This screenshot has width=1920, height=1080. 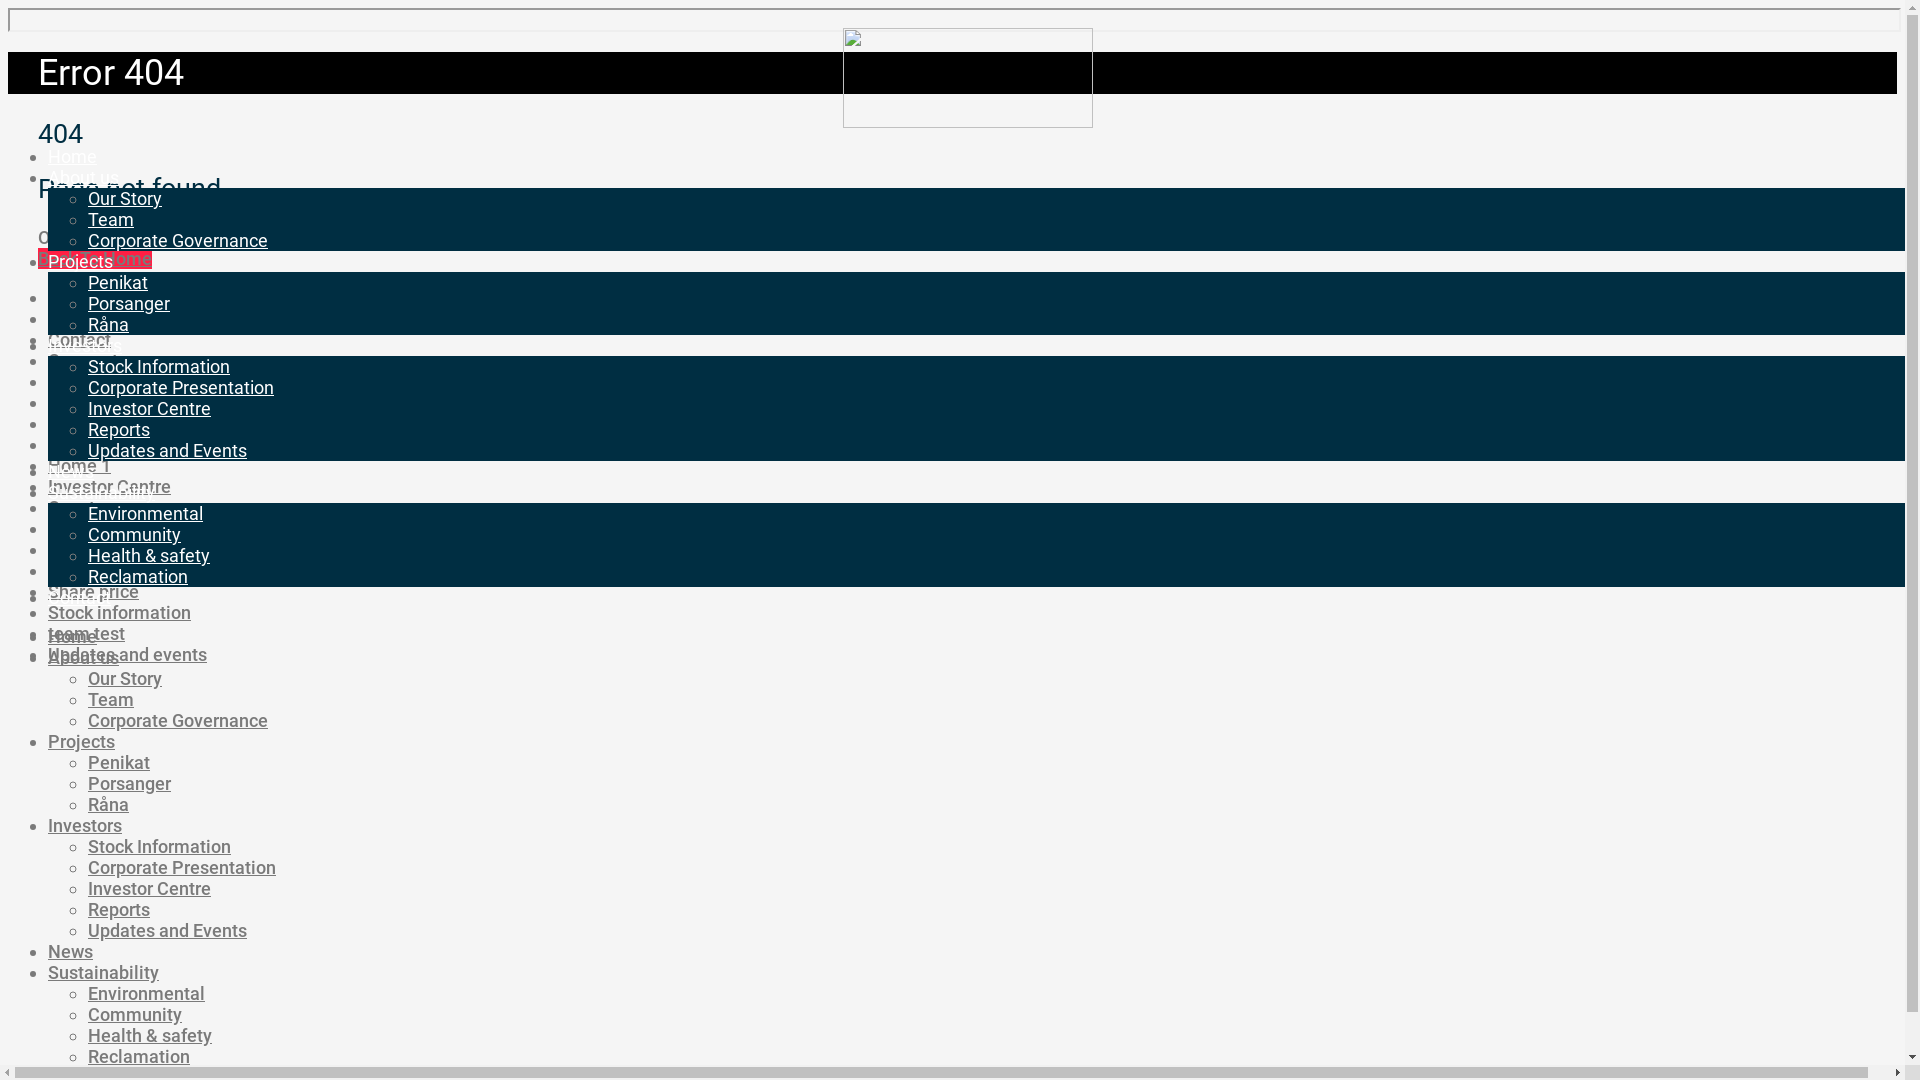 What do you see at coordinates (48, 155) in the screenshot?
I see `'Home'` at bounding box center [48, 155].